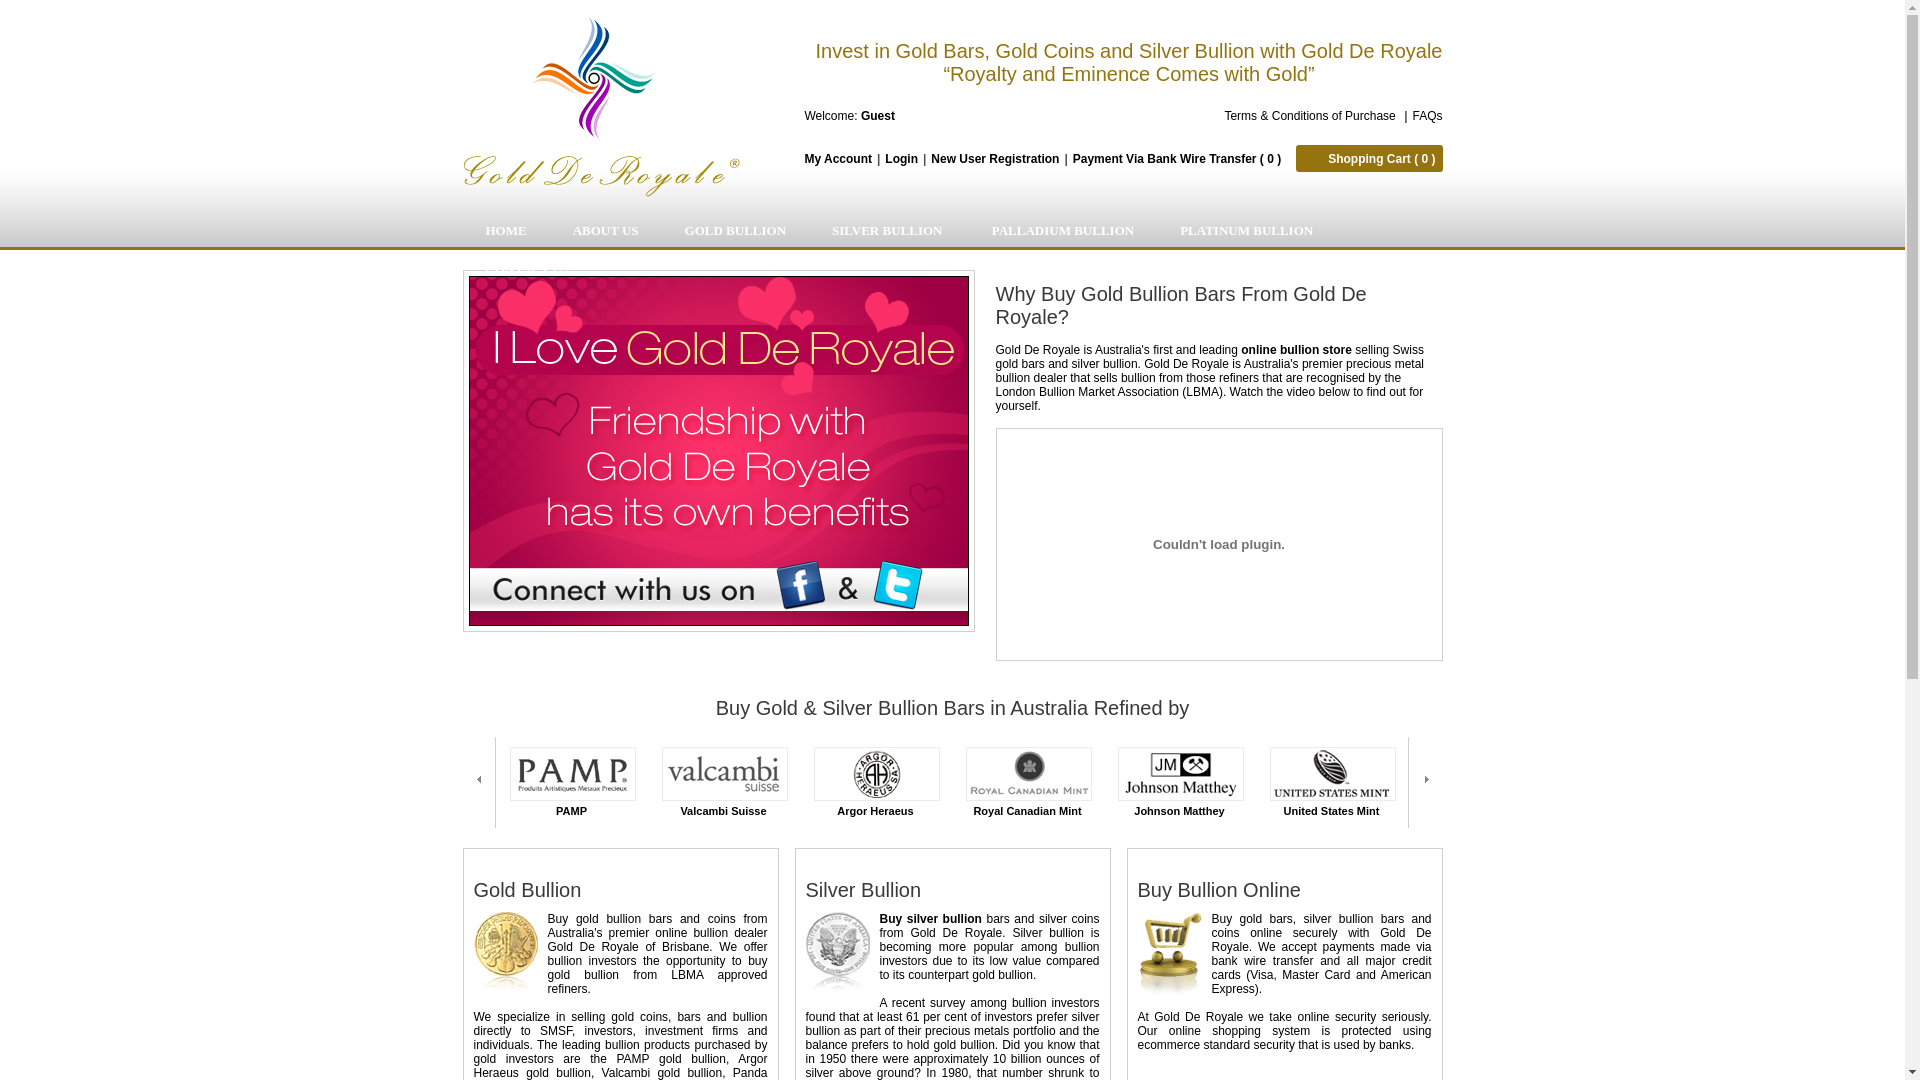 The width and height of the screenshot is (1920, 1080). I want to click on 'Terms & Conditions of Purchase', so click(1223, 115).